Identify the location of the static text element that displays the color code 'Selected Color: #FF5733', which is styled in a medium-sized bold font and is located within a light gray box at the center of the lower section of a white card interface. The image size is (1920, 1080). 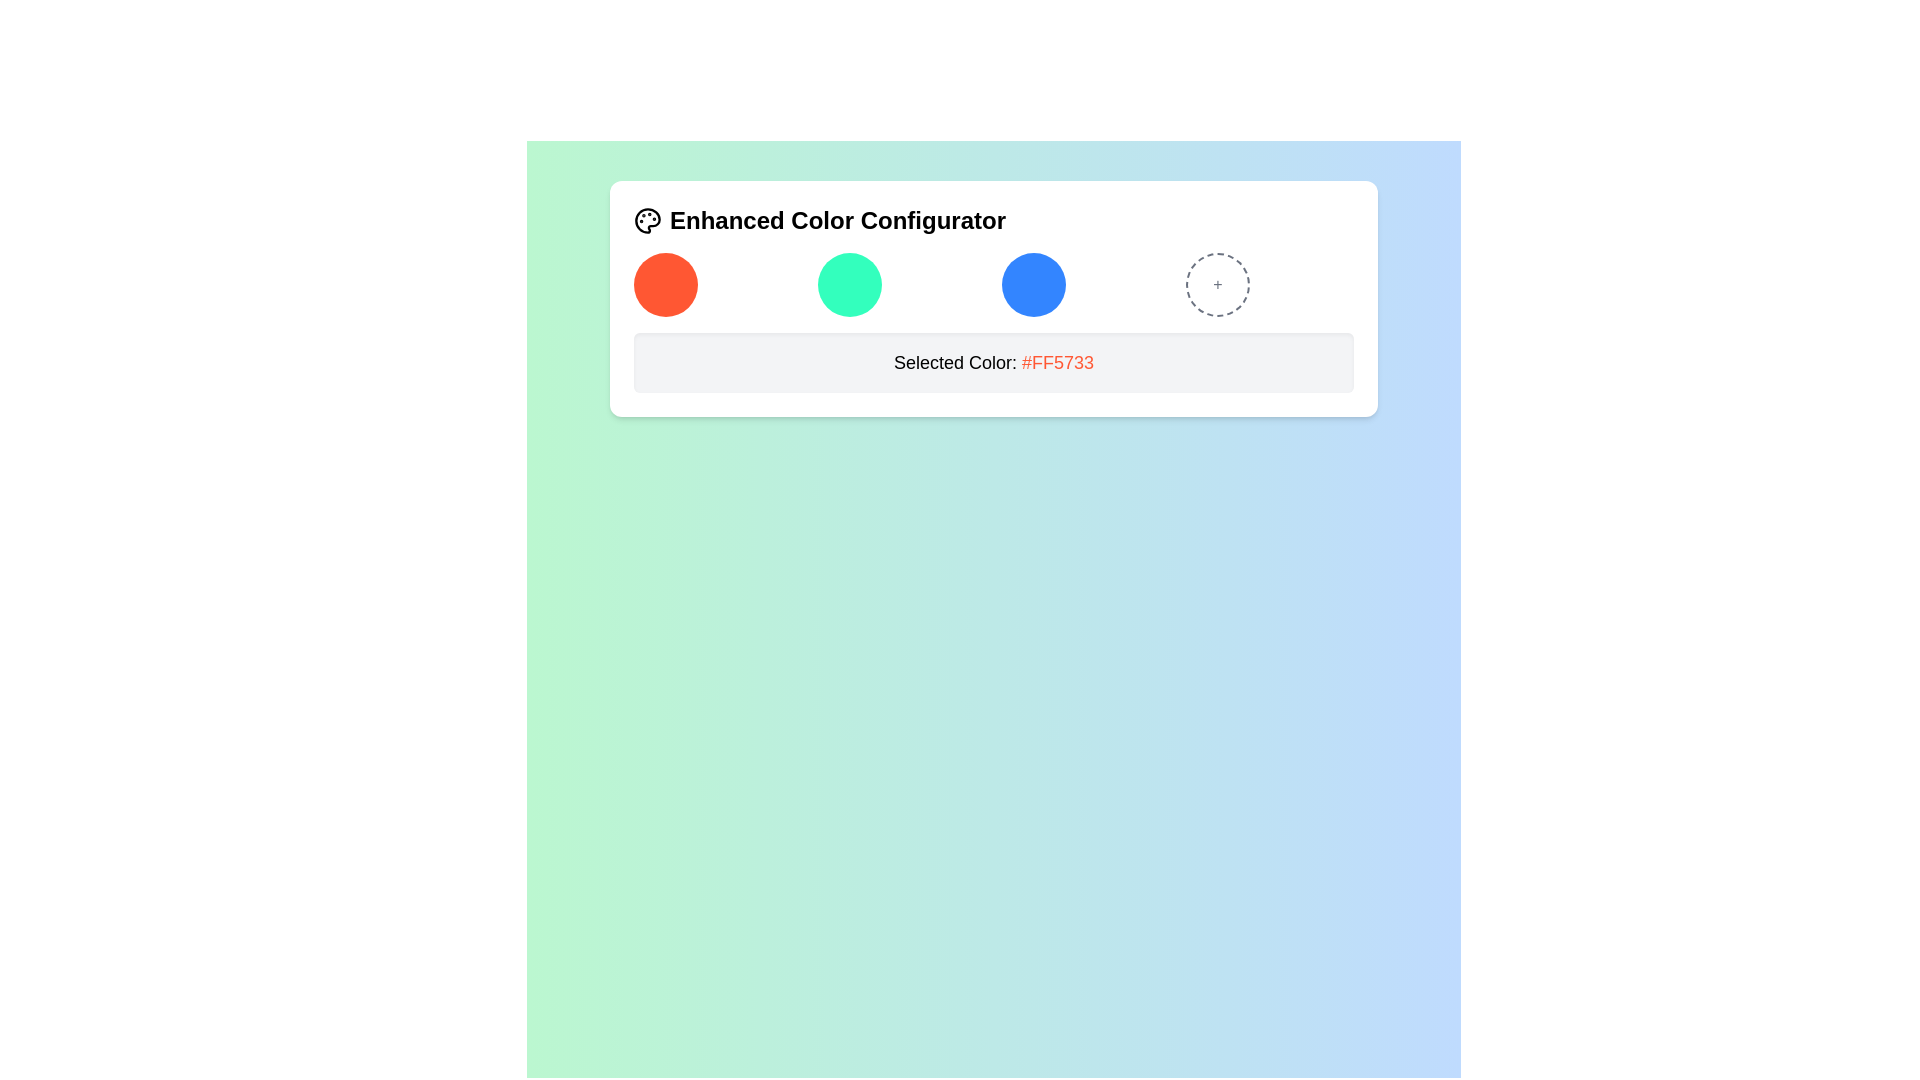
(993, 362).